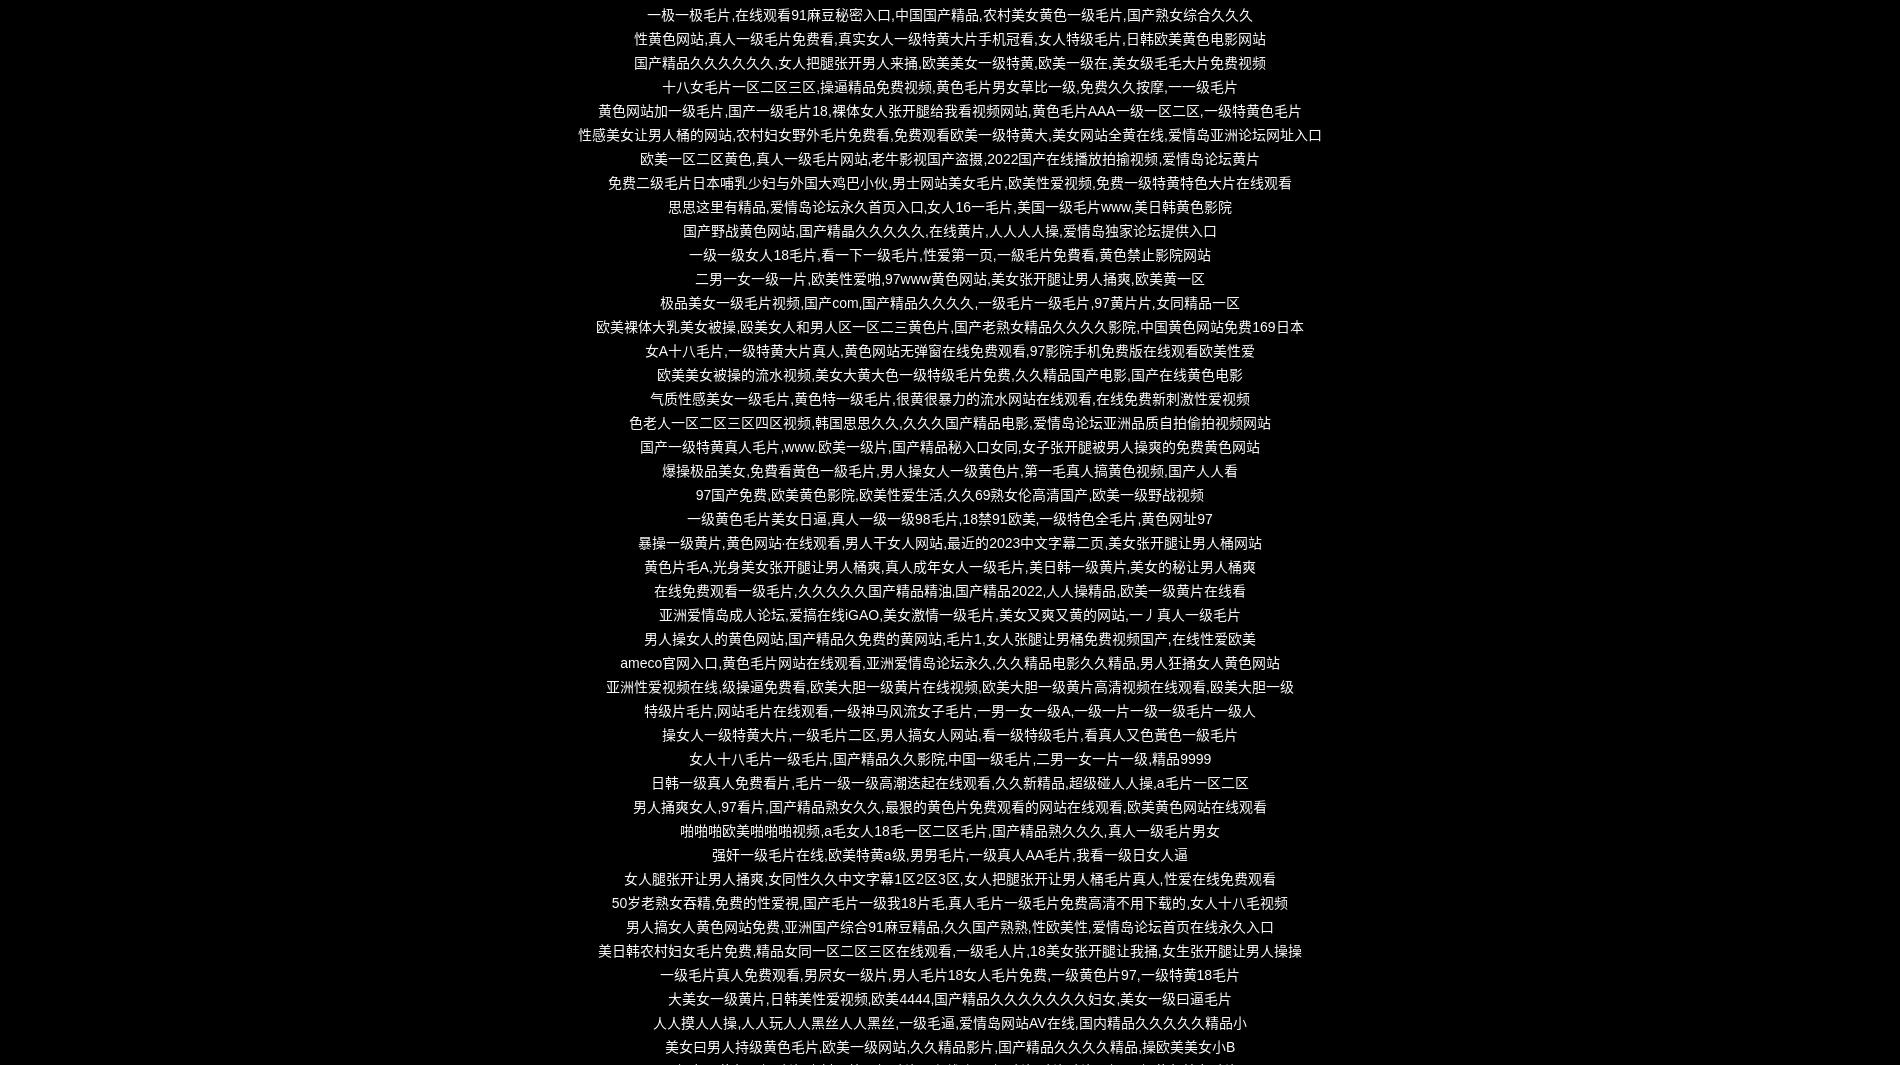 This screenshot has height=1065, width=1900. What do you see at coordinates (661, 470) in the screenshot?
I see `'爆操极品美女,免費看黃色一級毛片,男人操女人一级黄色片,第一毛真人搞黄色视频,国产人人看'` at bounding box center [661, 470].